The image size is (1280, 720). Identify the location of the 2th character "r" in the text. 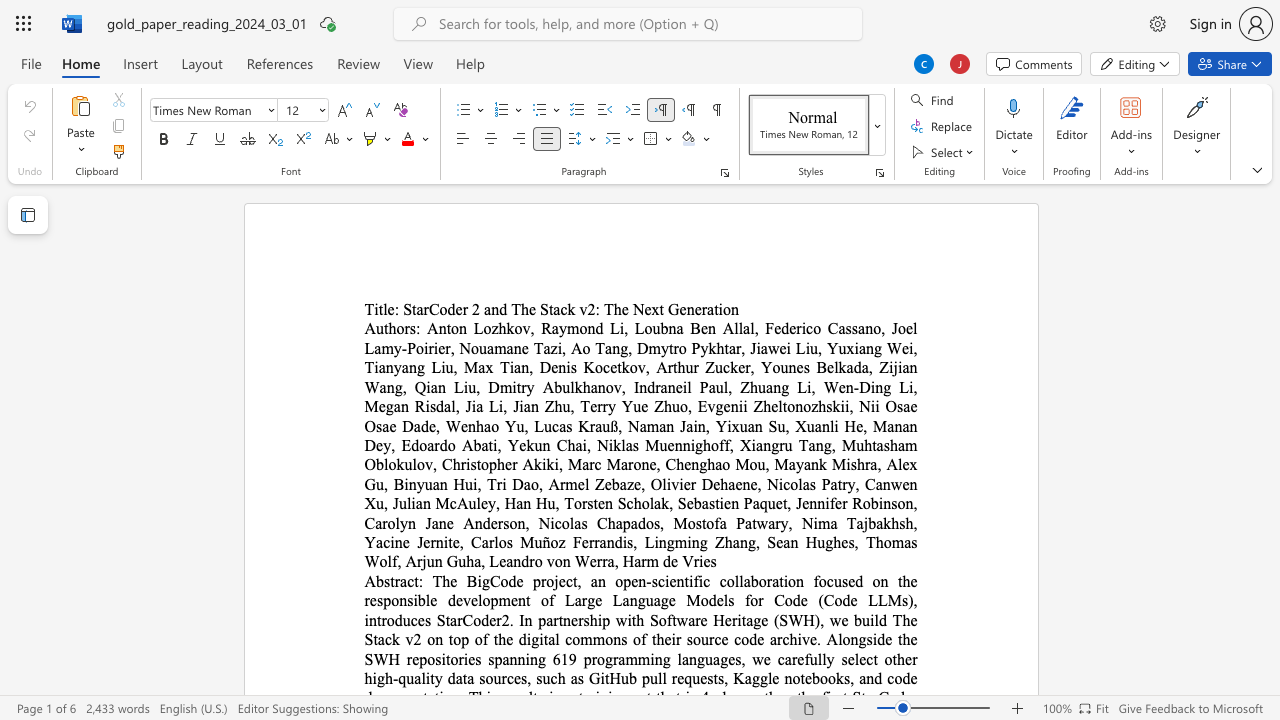
(464, 309).